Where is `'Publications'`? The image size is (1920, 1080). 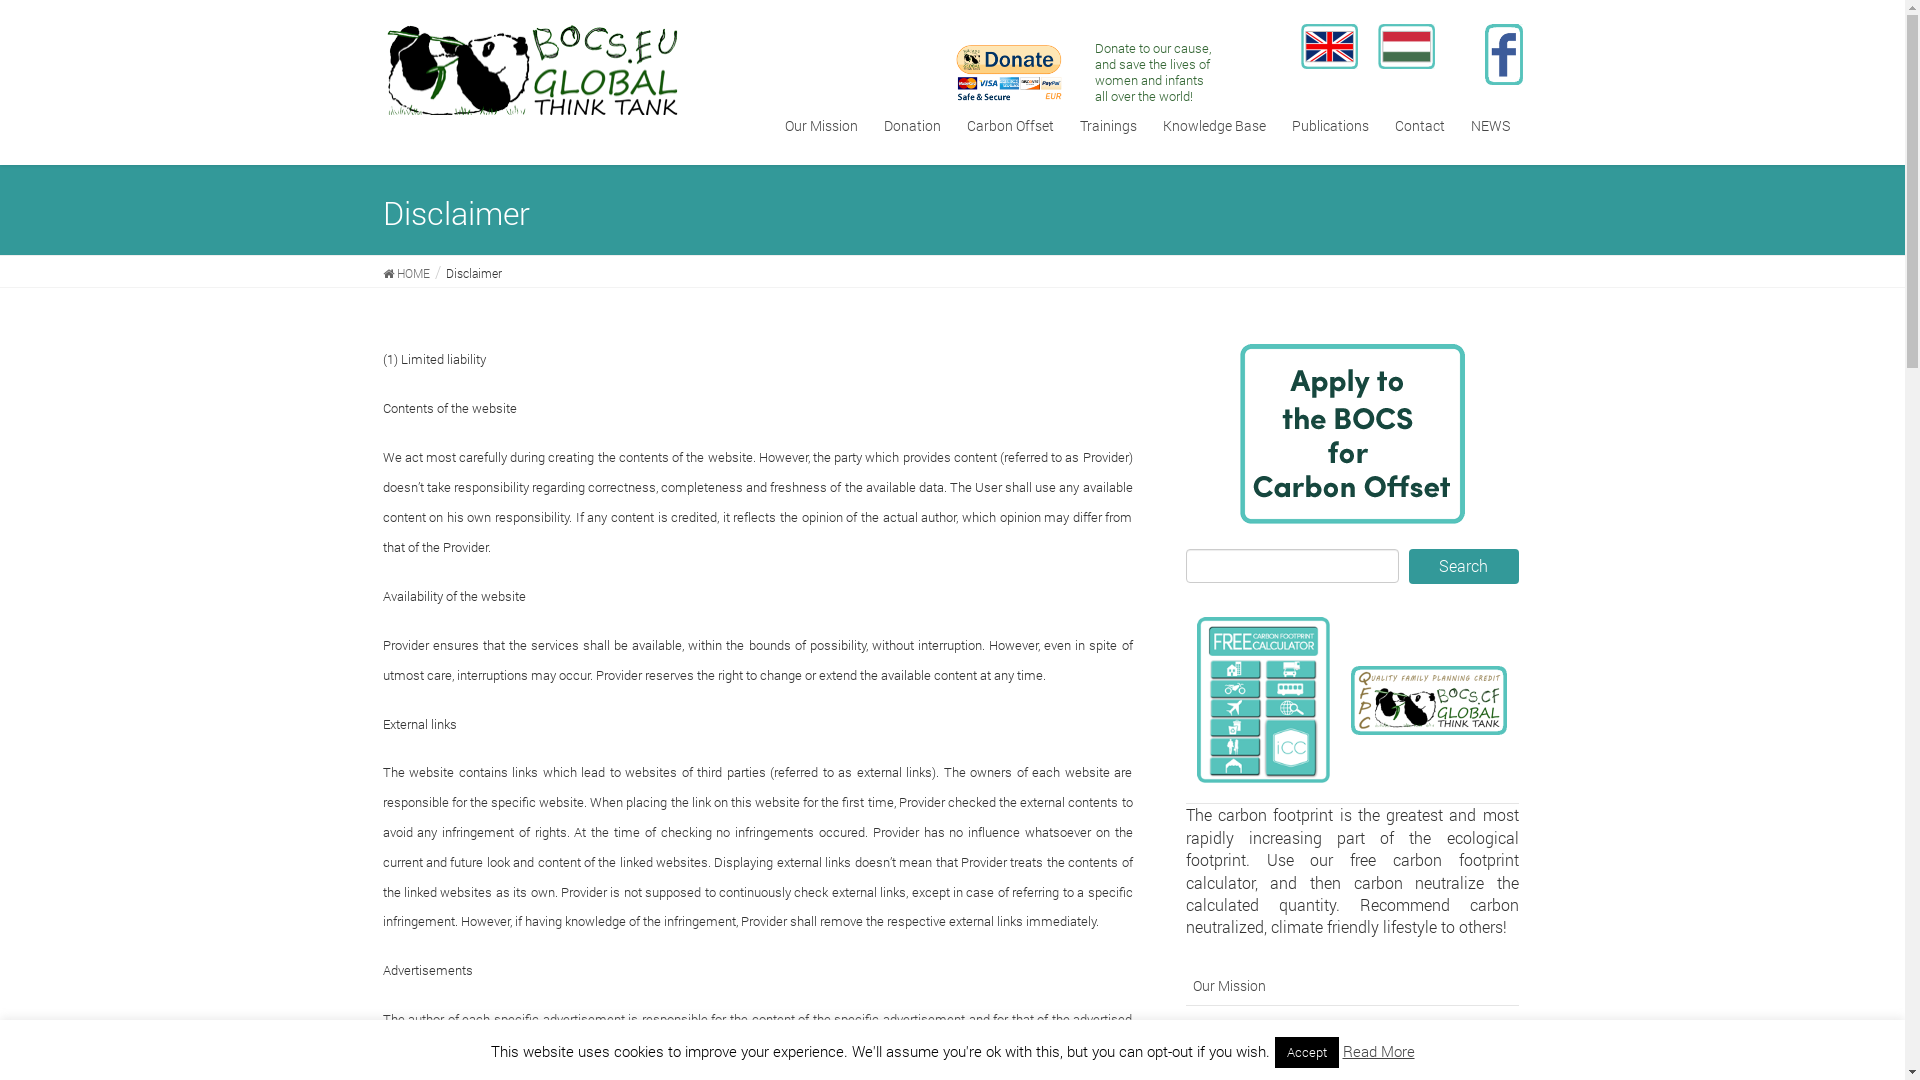 'Publications' is located at coordinates (1329, 125).